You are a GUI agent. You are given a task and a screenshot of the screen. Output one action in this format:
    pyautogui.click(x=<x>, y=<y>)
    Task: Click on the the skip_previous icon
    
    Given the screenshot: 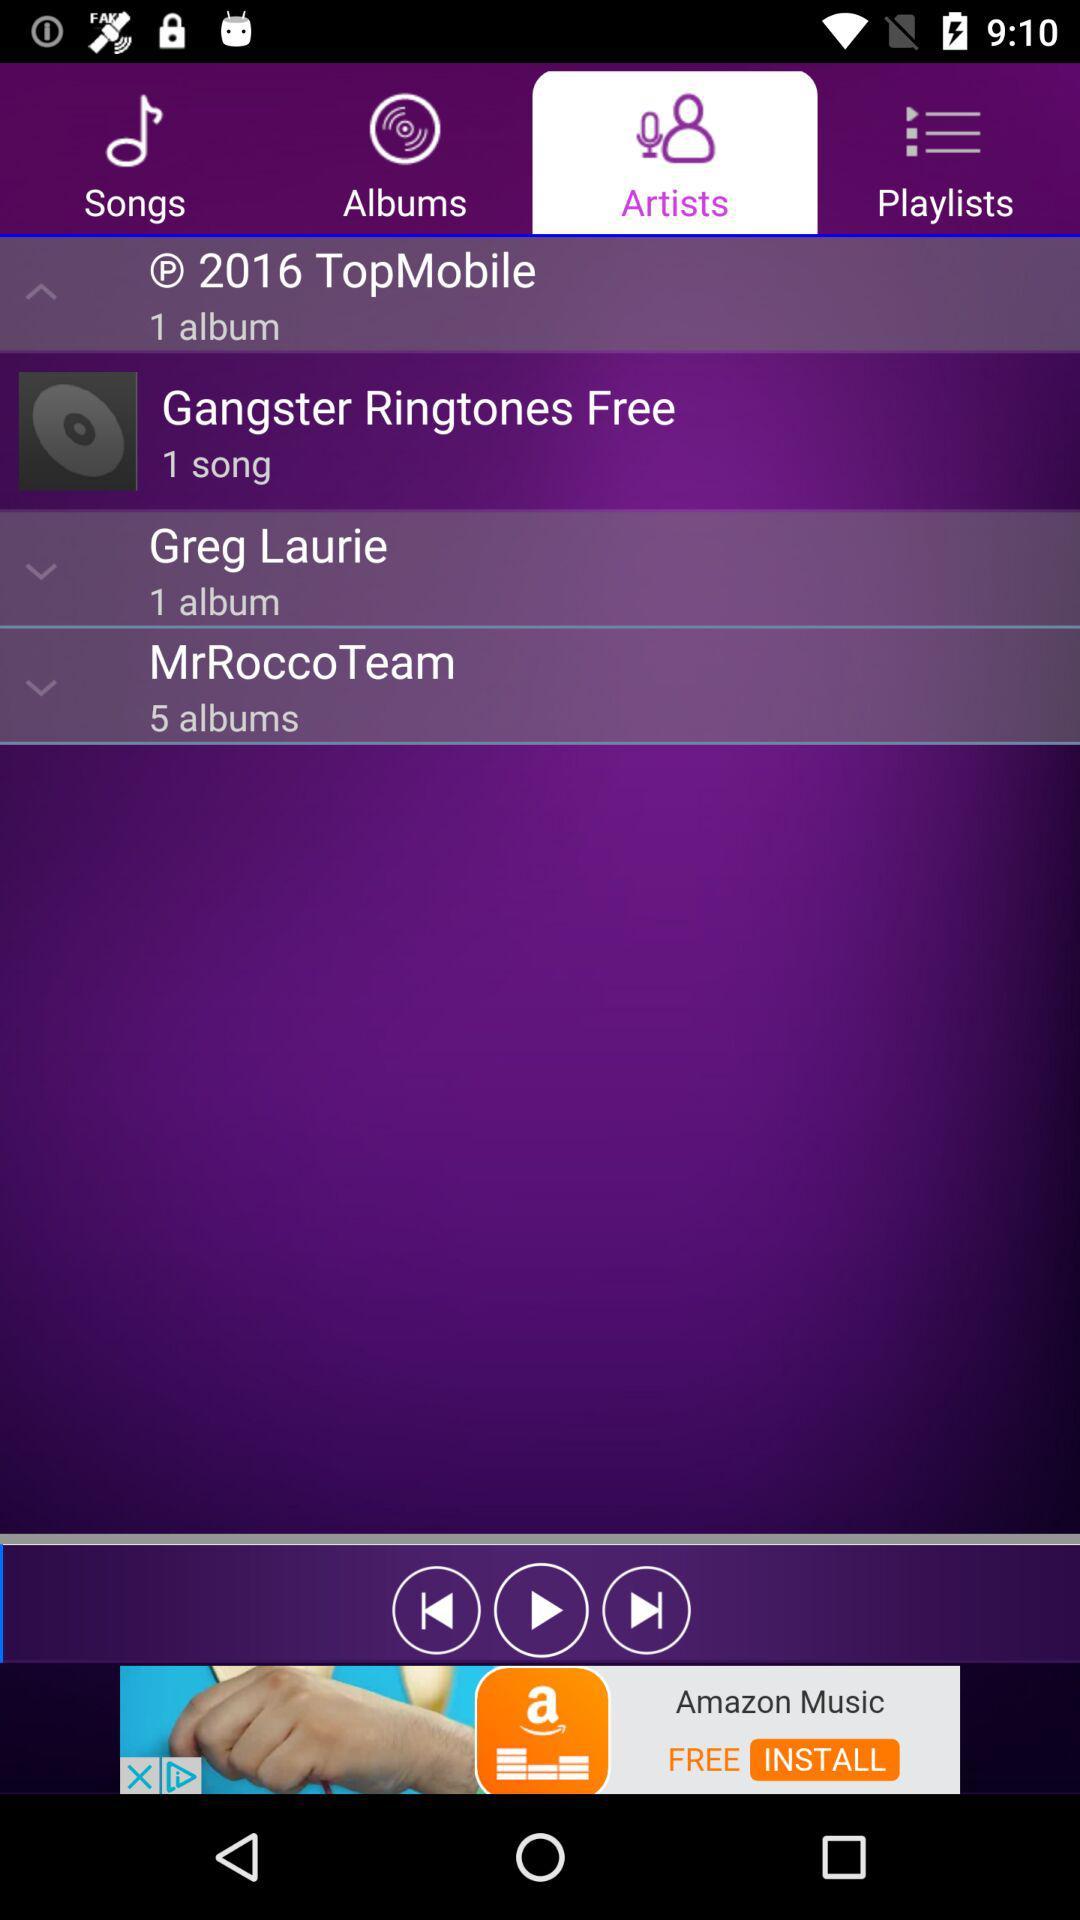 What is the action you would take?
    pyautogui.click(x=435, y=1610)
    